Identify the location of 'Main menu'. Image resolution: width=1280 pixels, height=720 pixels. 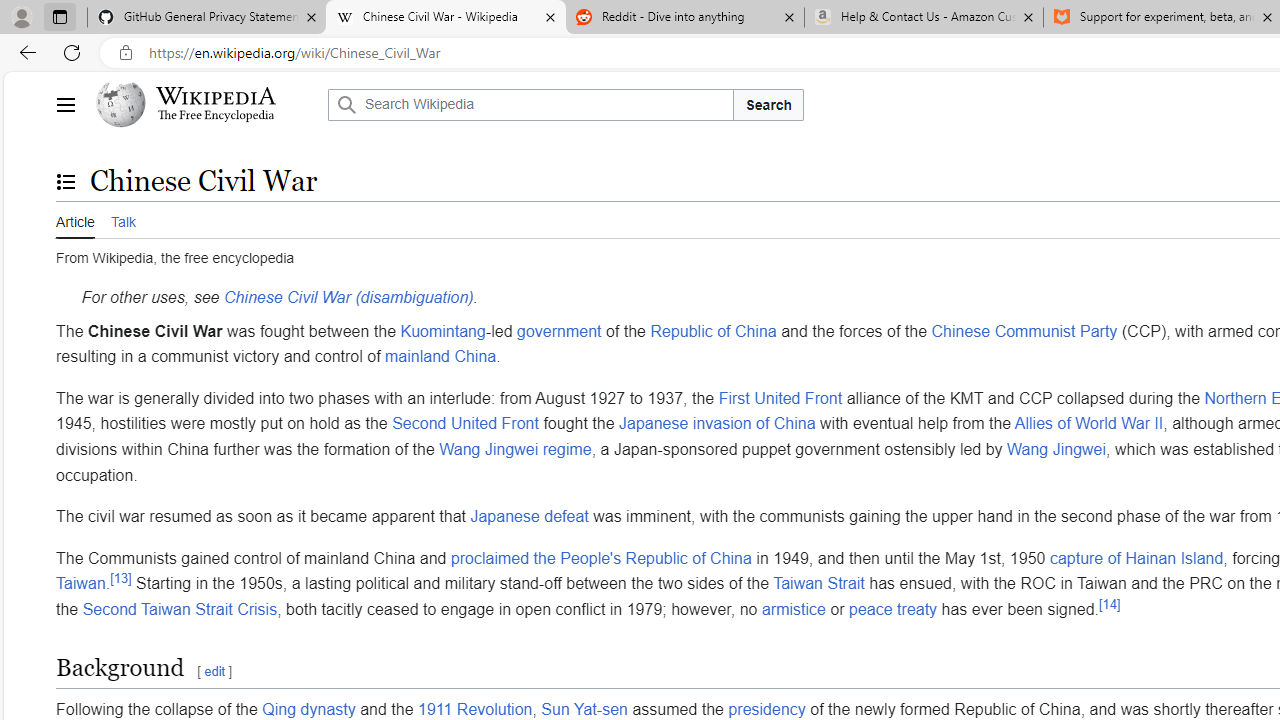
(65, 105).